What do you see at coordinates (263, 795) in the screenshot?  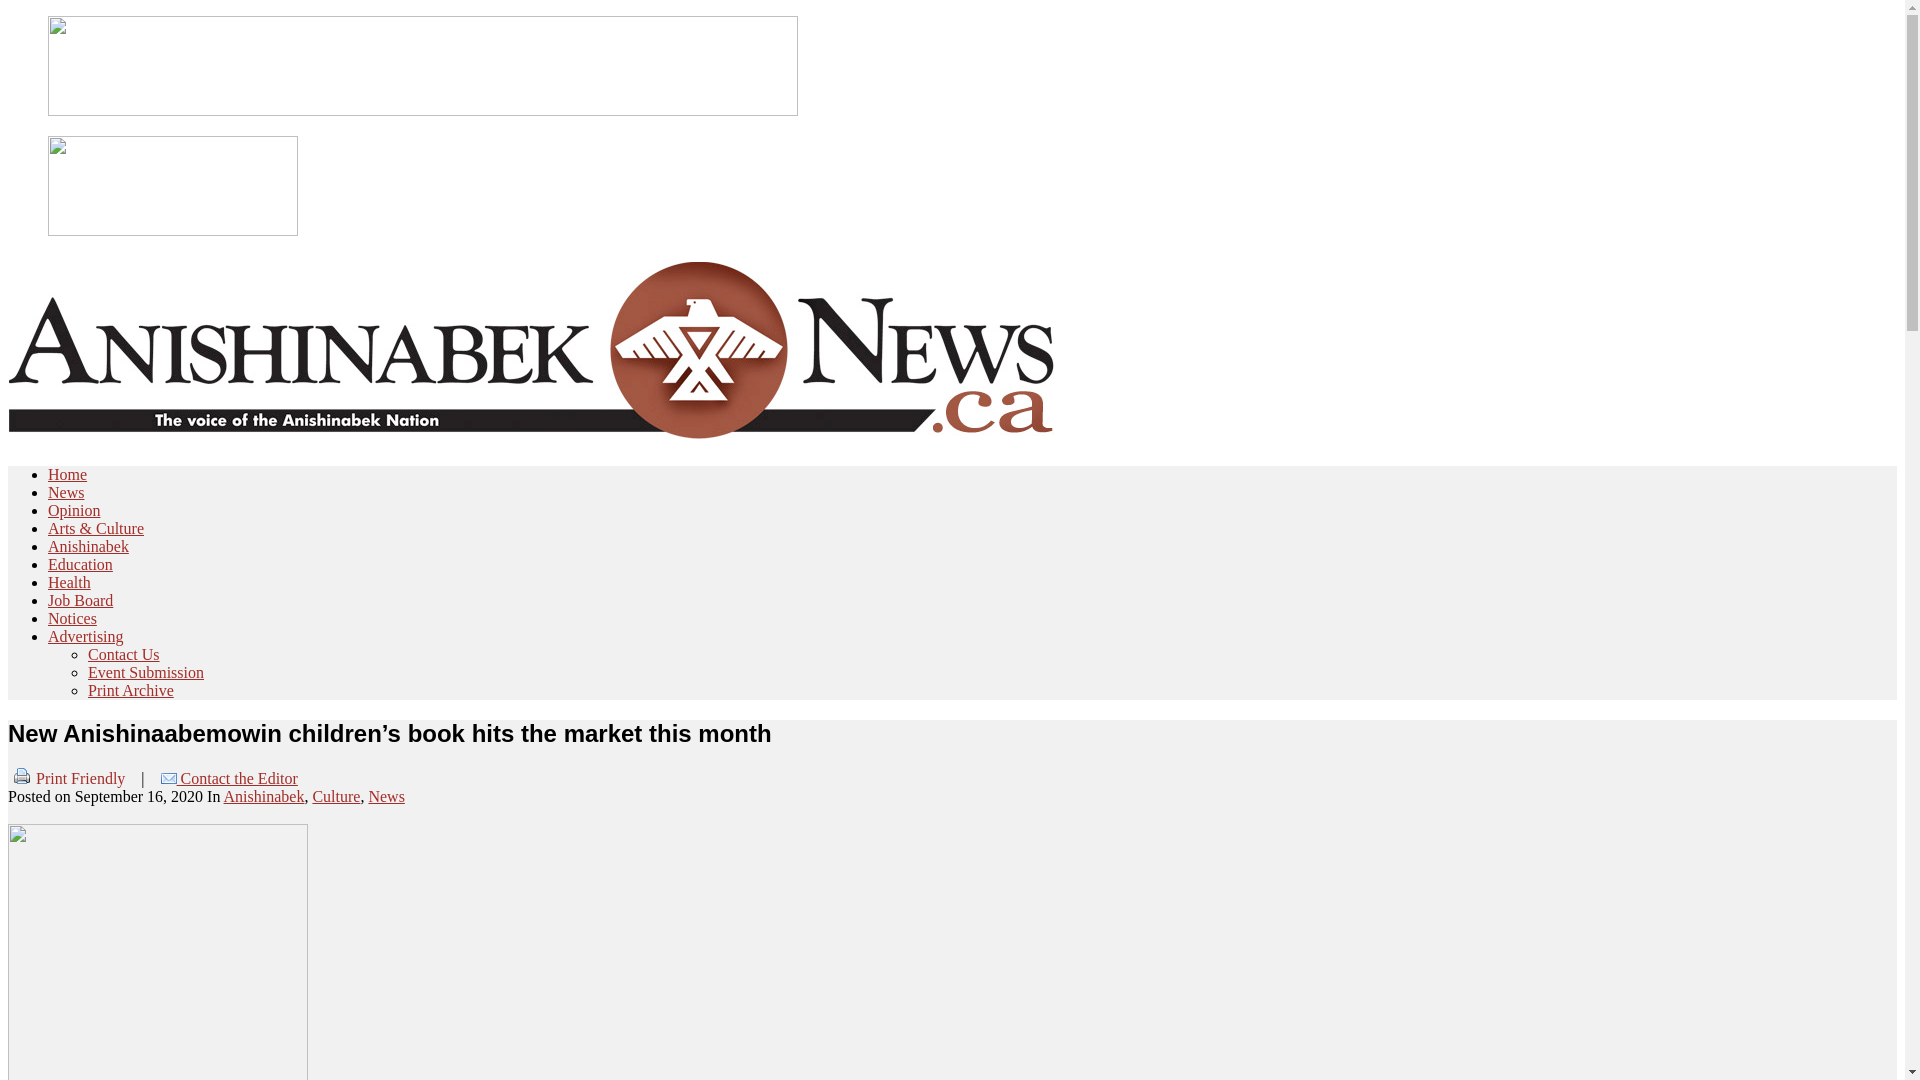 I see `'Anishinabek'` at bounding box center [263, 795].